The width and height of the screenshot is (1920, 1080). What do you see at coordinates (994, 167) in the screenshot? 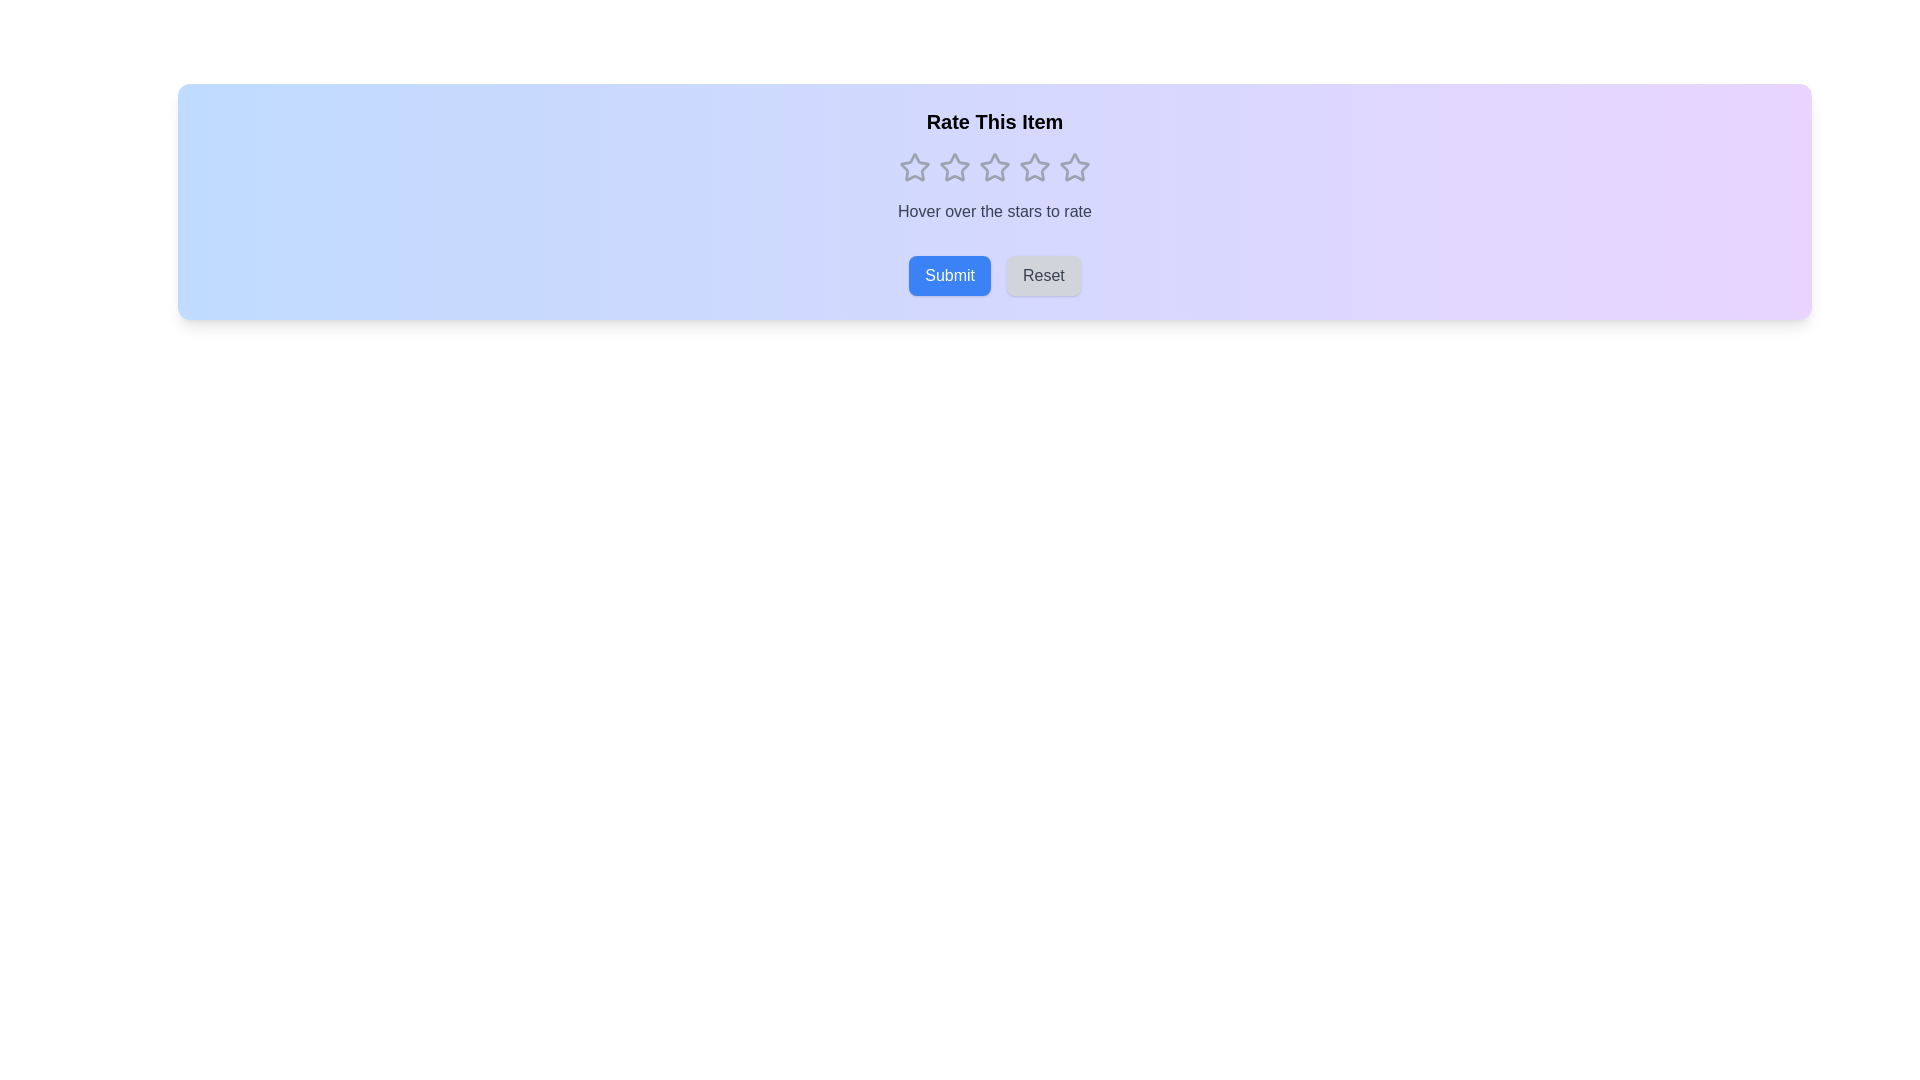
I see `the third star in a row of five stars, which is visually styled with a rounded shape and gray outline, located at the center coordinates of the rating component` at bounding box center [994, 167].